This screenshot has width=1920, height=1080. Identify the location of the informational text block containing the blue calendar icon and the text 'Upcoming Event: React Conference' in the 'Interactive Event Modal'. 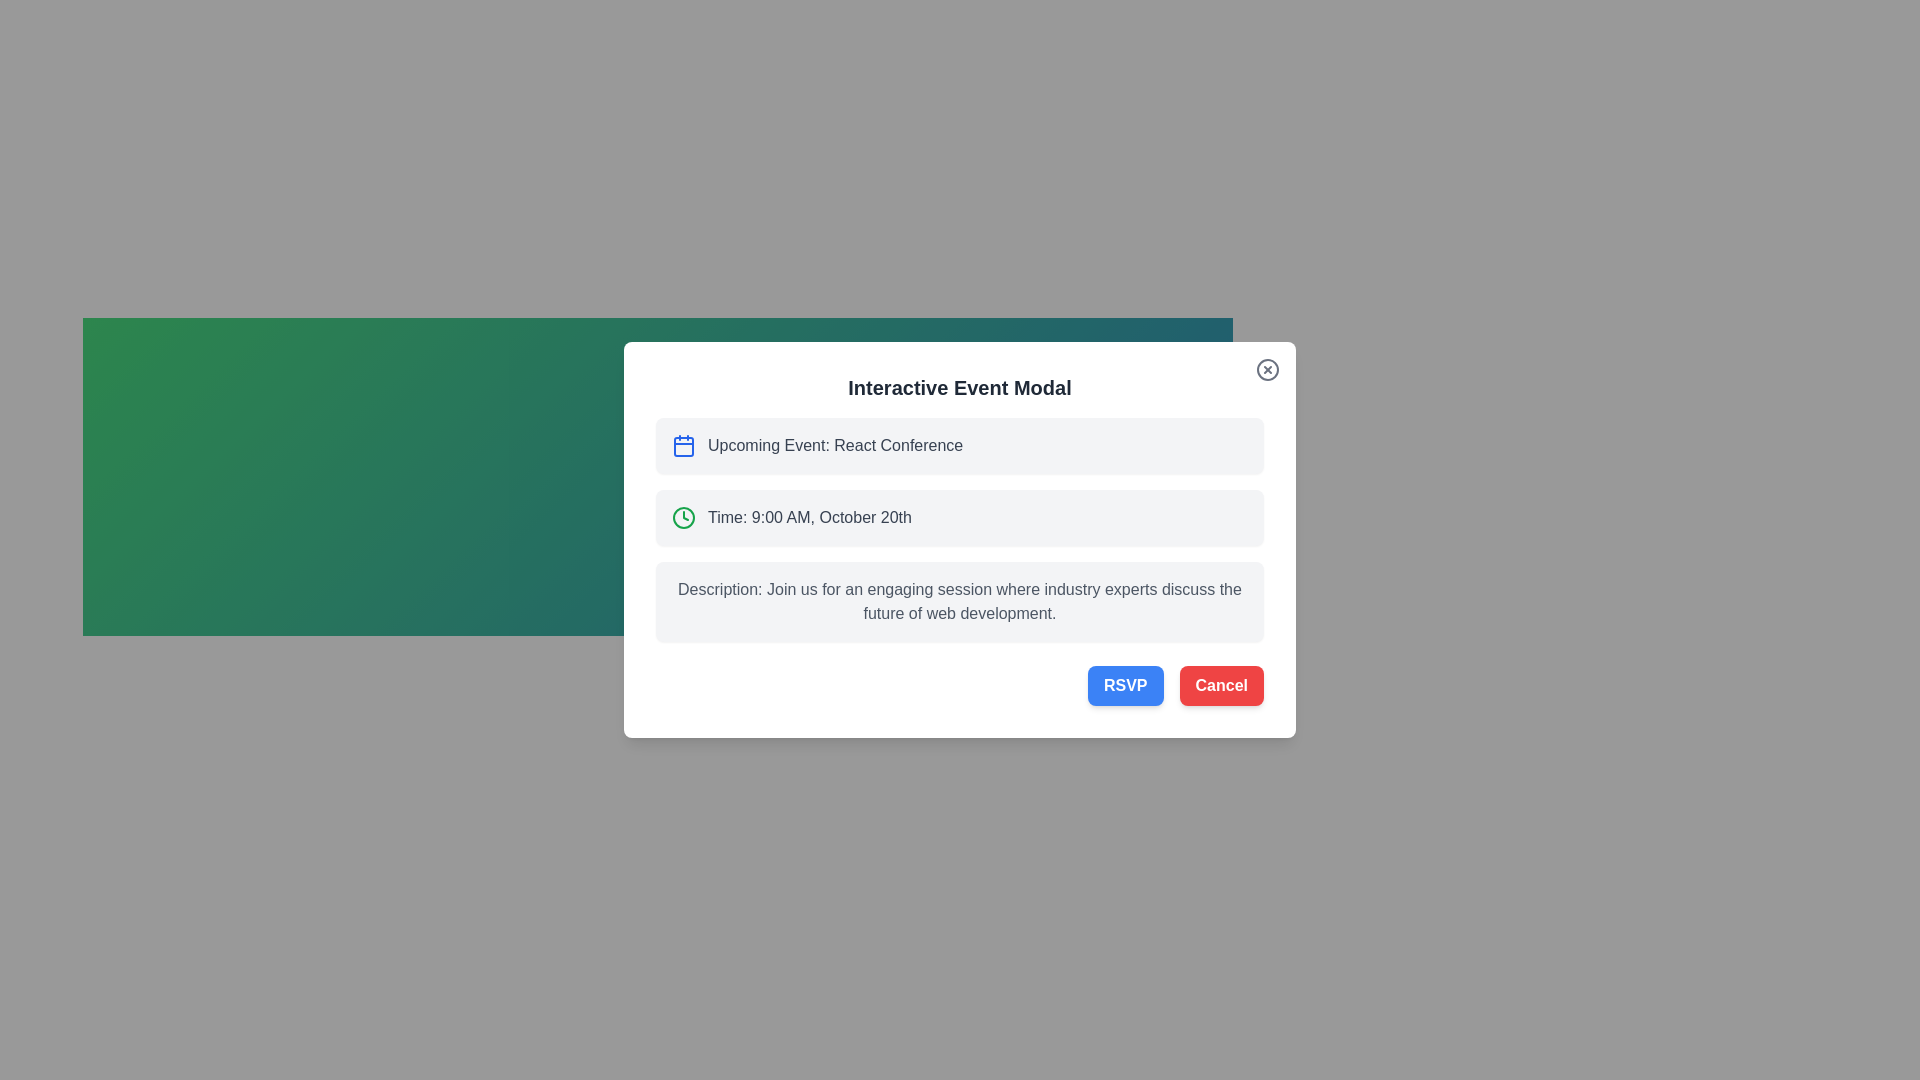
(960, 445).